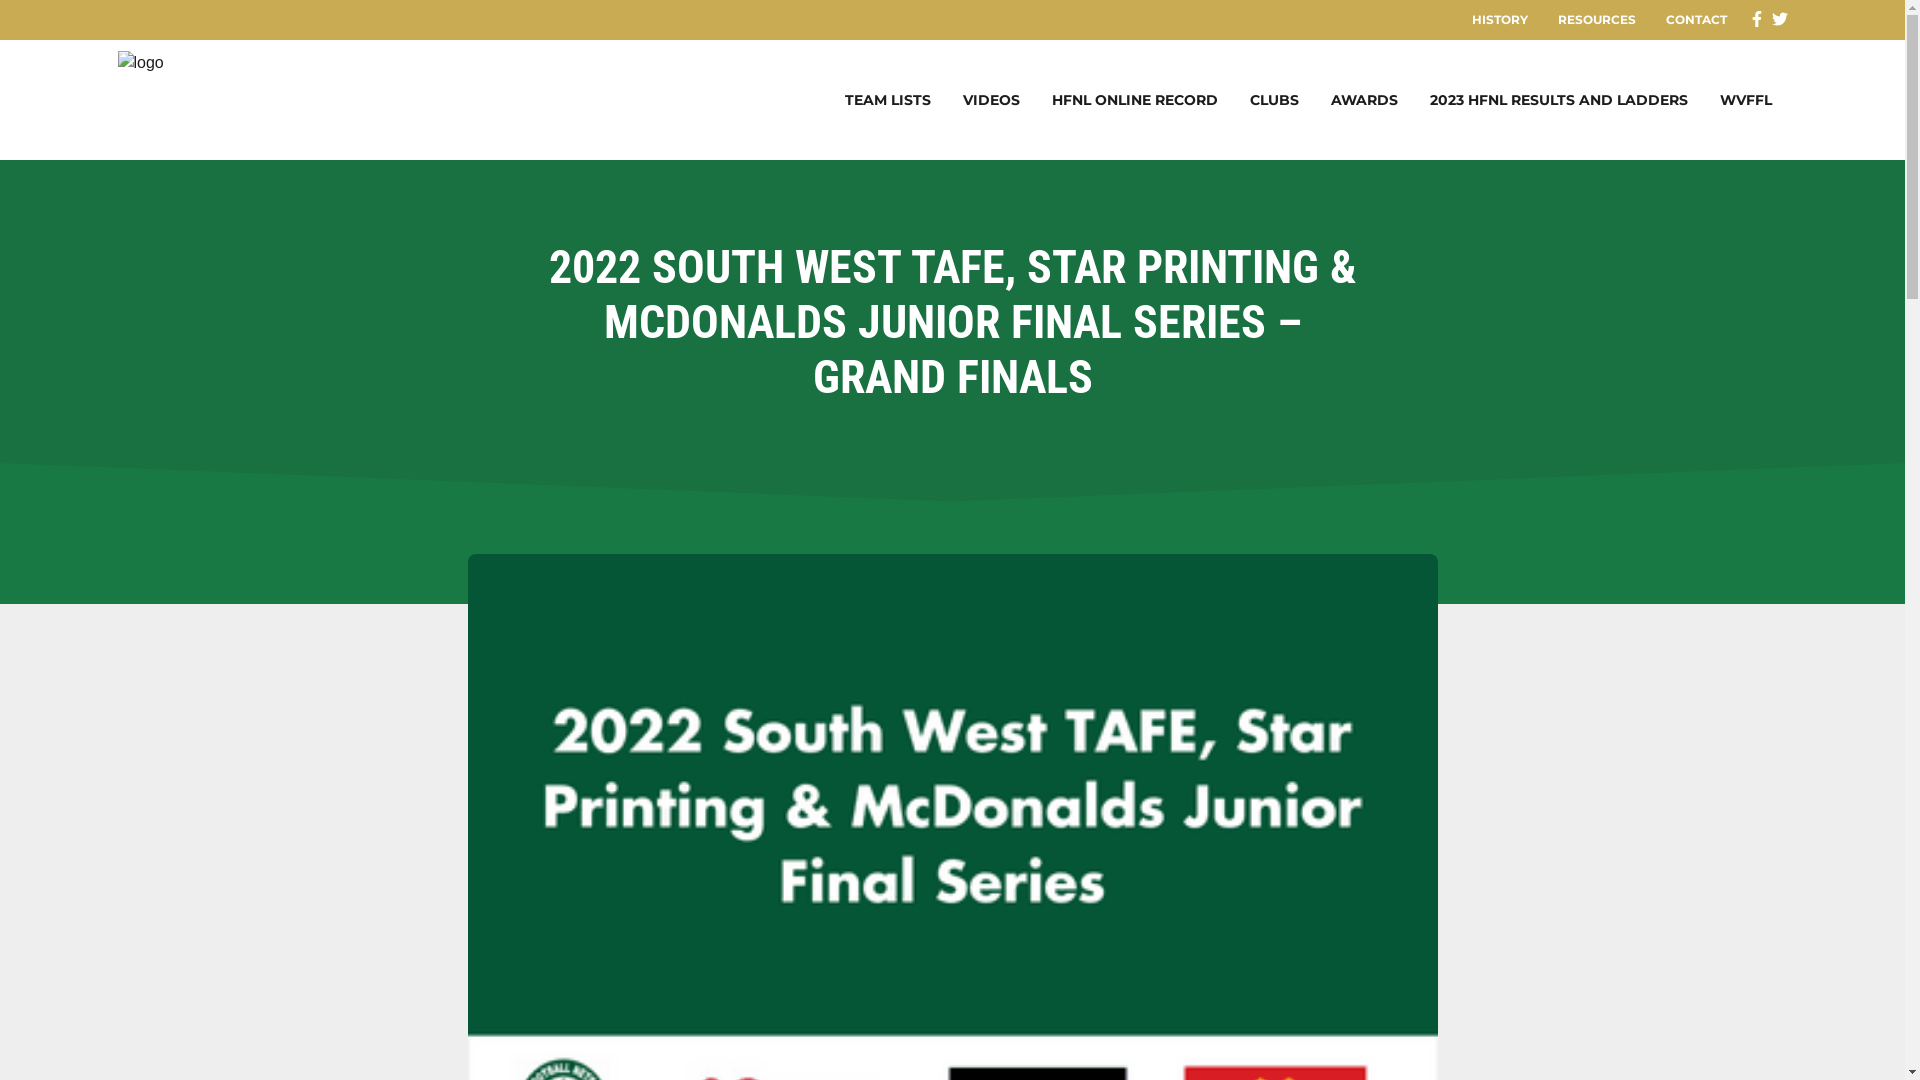 The image size is (1920, 1080). Describe the element at coordinates (1745, 100) in the screenshot. I see `'WVFFL'` at that location.